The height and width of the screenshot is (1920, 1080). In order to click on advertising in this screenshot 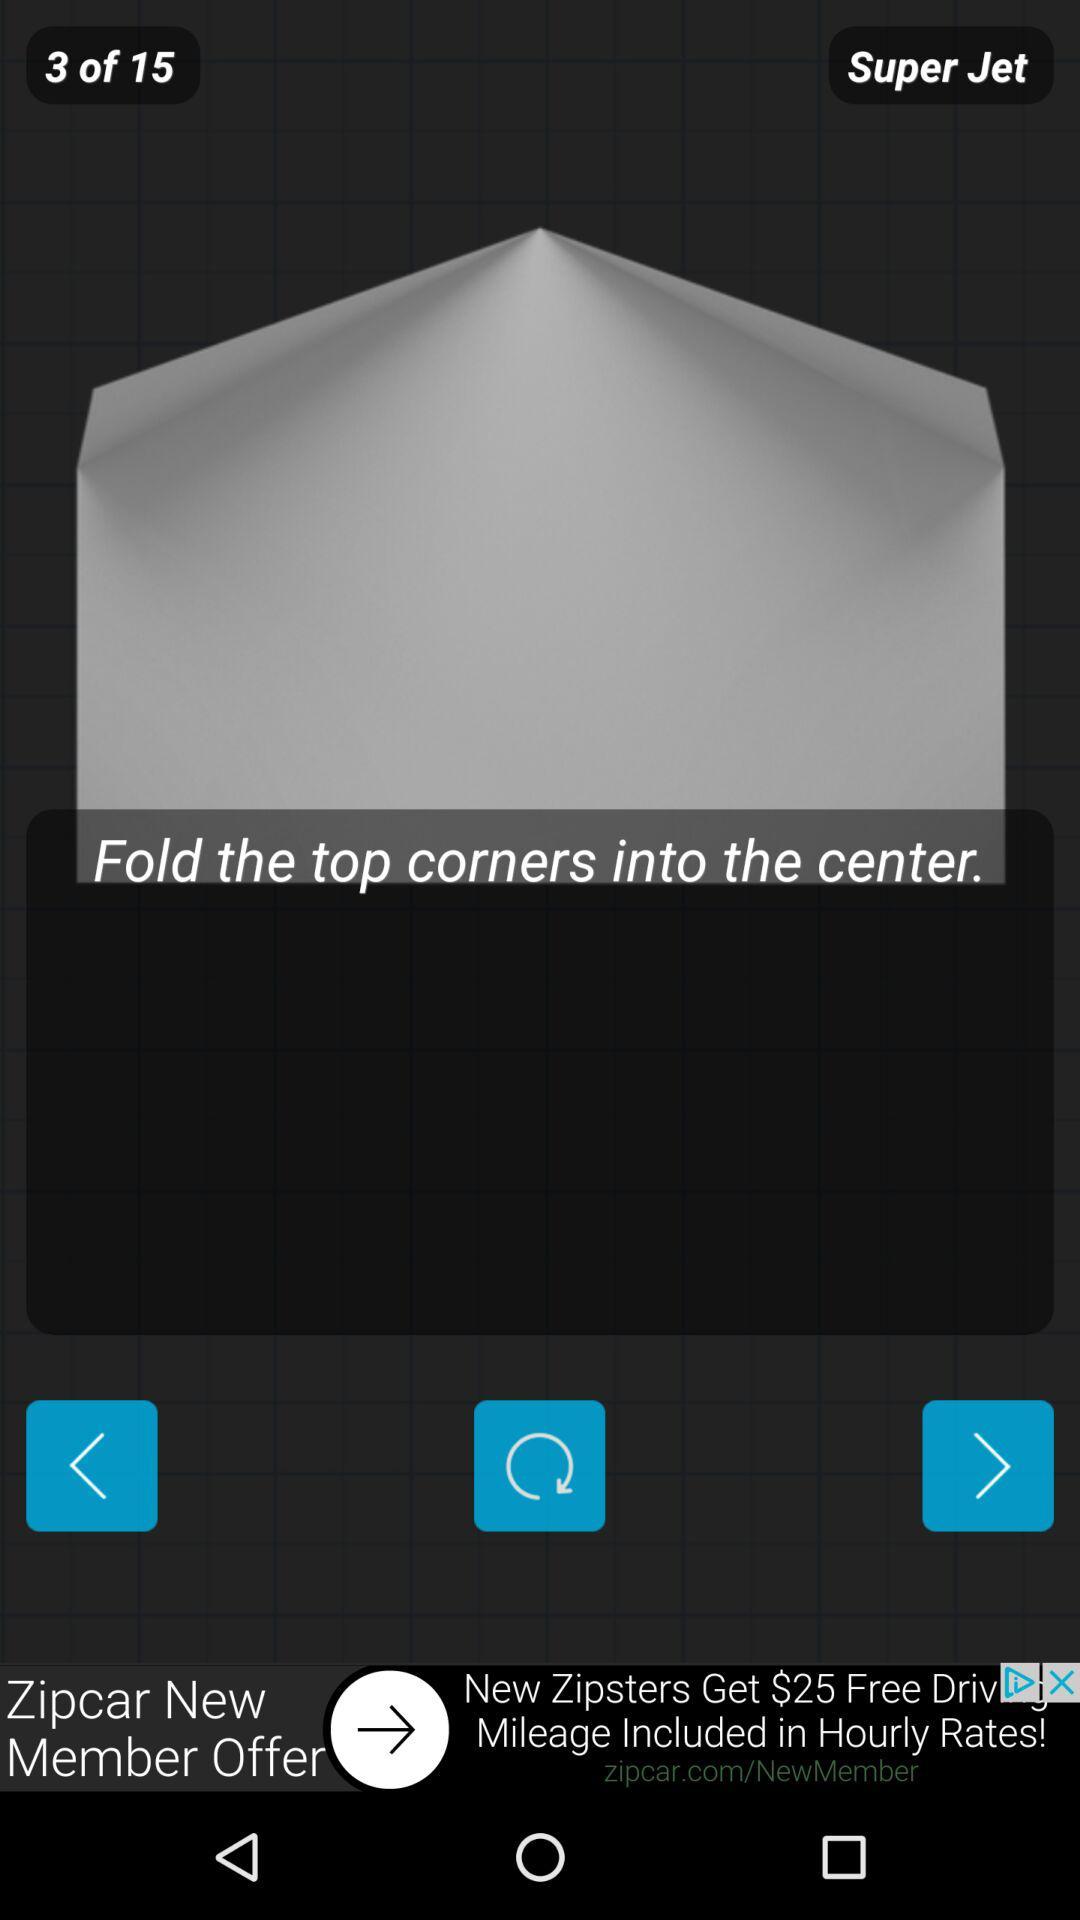, I will do `click(540, 1727)`.